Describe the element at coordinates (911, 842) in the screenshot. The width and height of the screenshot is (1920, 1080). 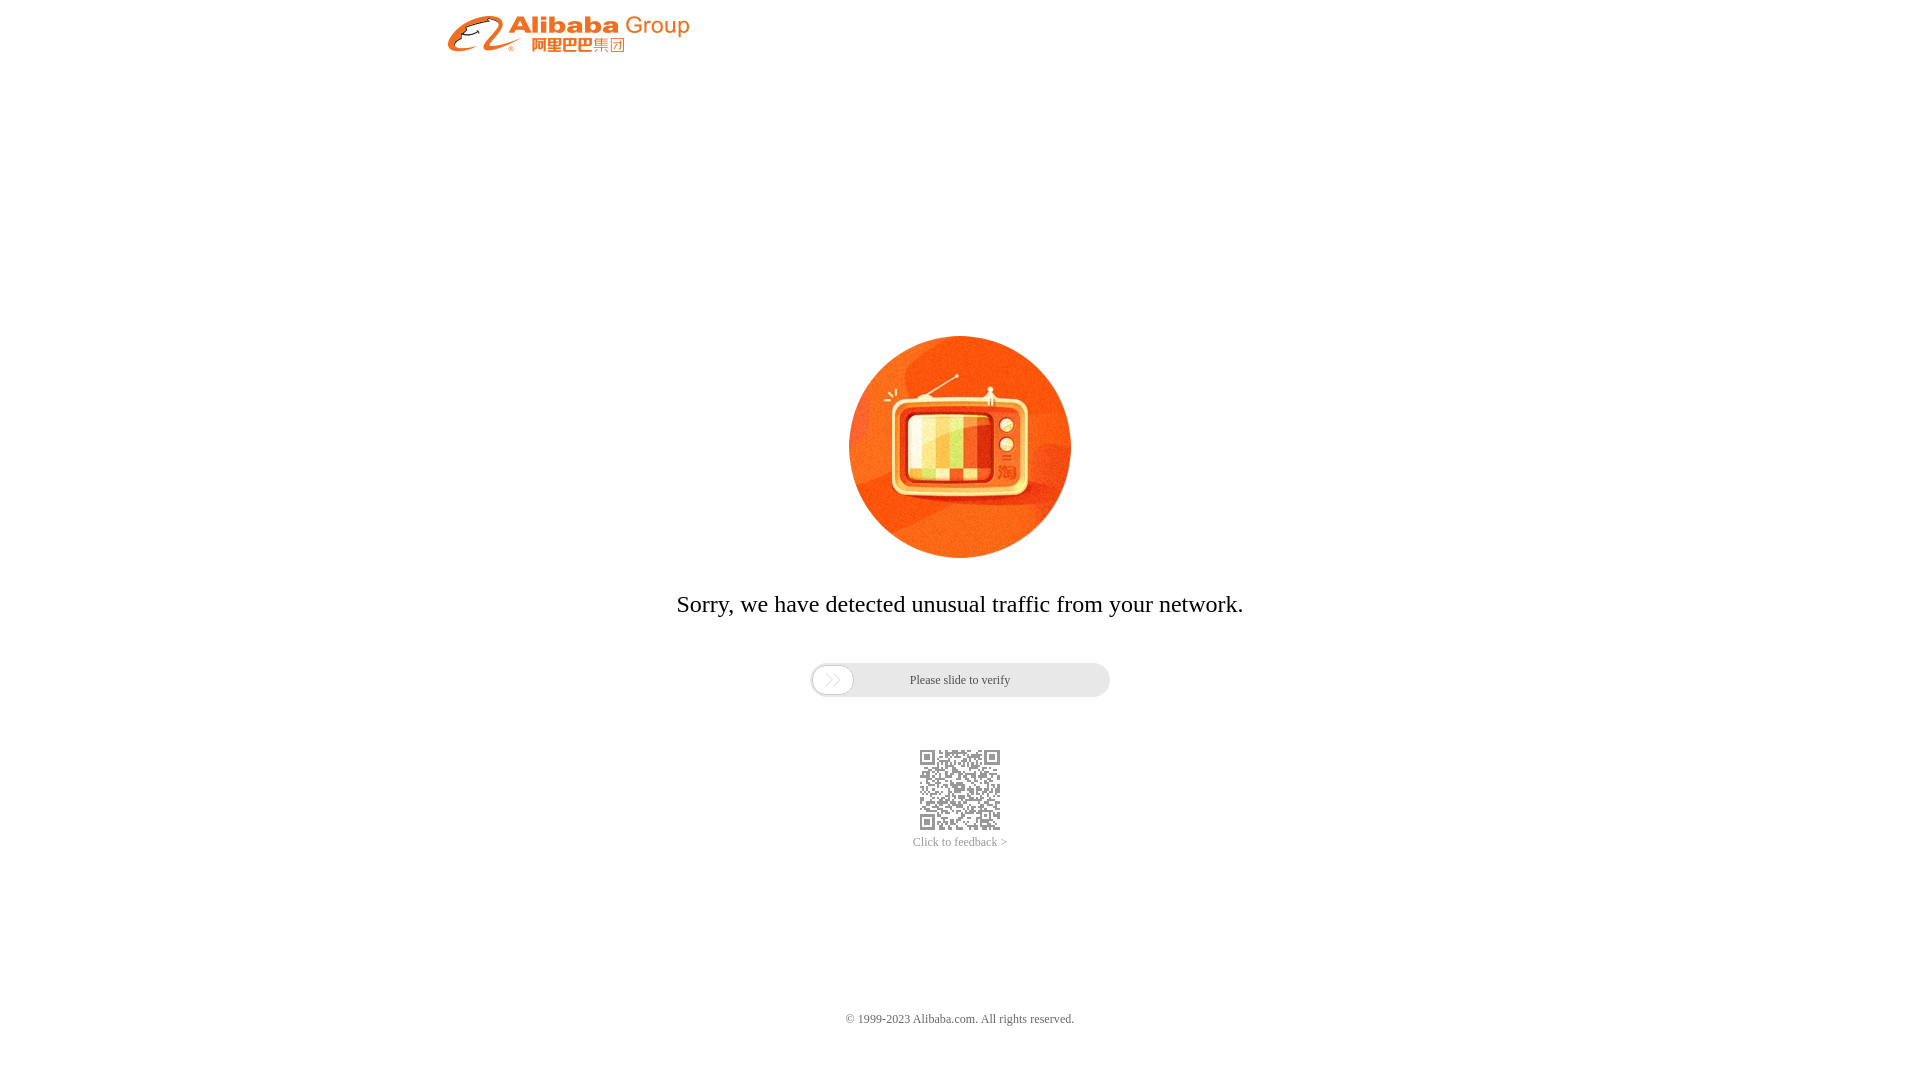
I see `'Click to feedback >'` at that location.